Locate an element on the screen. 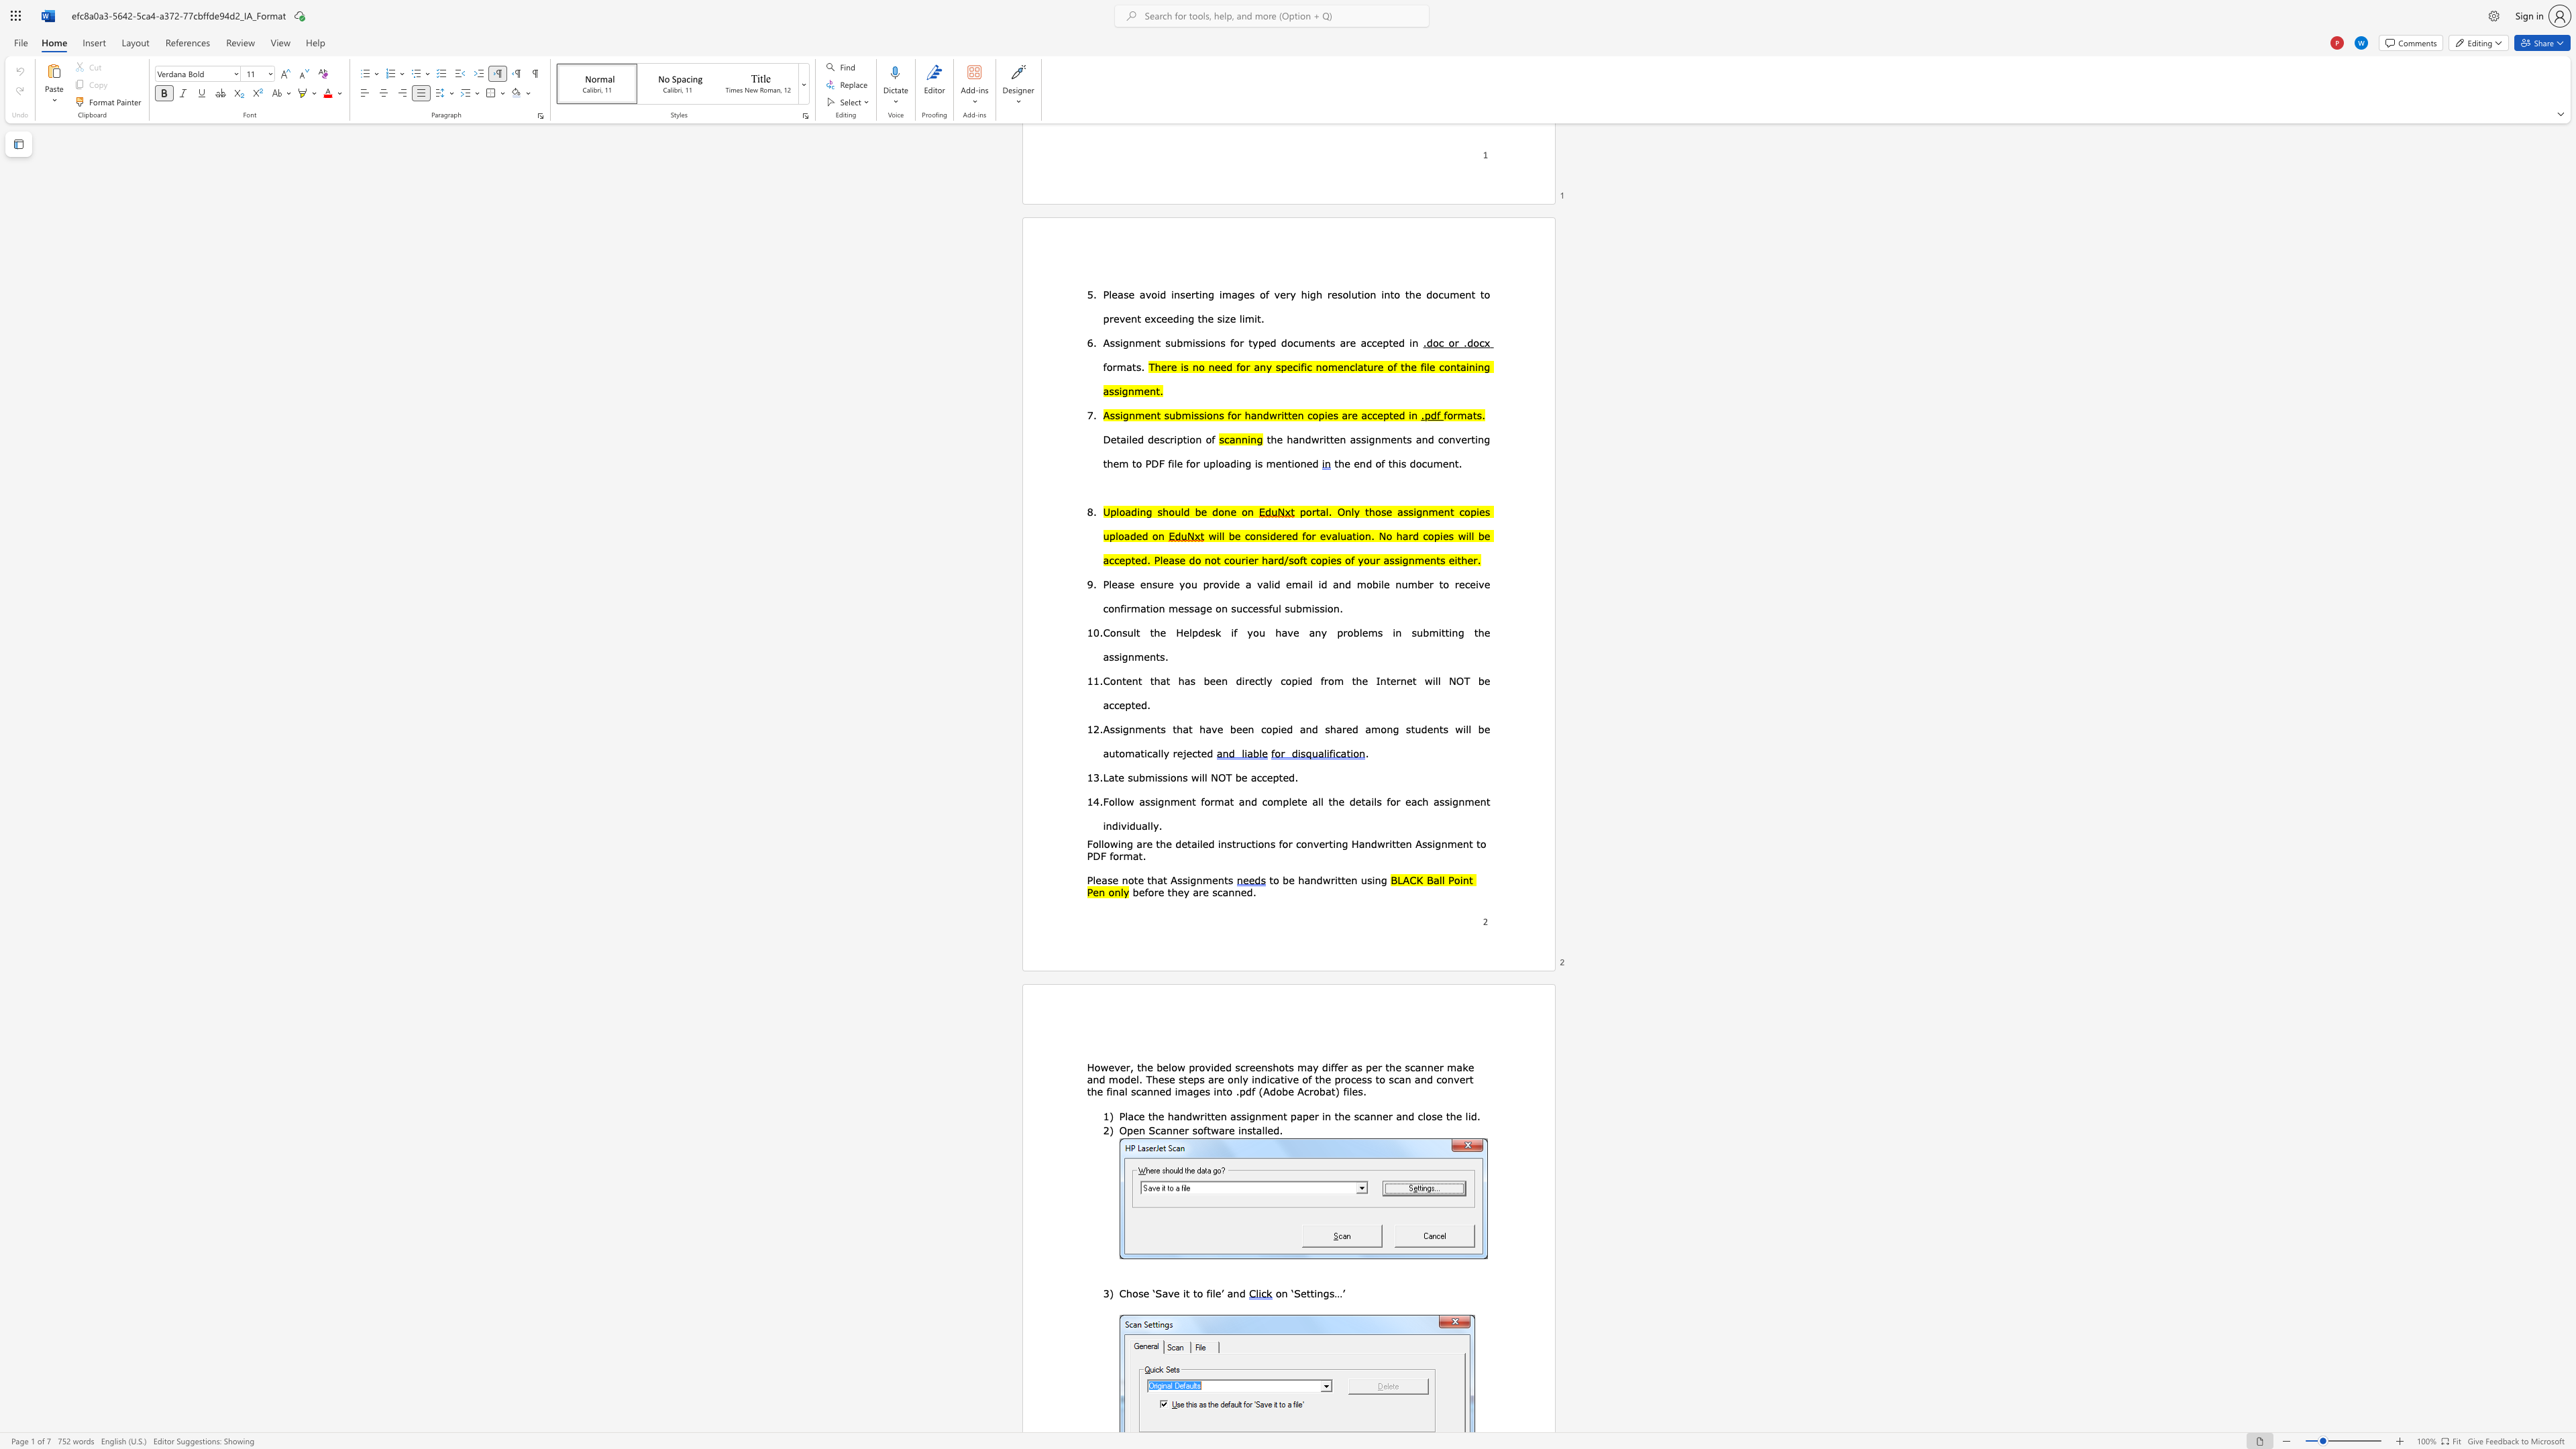 The width and height of the screenshot is (2576, 1449). the subset text "are only indicative of the process to scan and convert the final scann" within the text "However, the below provided screenshots may differ as per the scanner make and model. These steps are only indicative of the process to scan and convert the final scanned images into .pdf (Adobe Acrobat) files." is located at coordinates (1207, 1079).